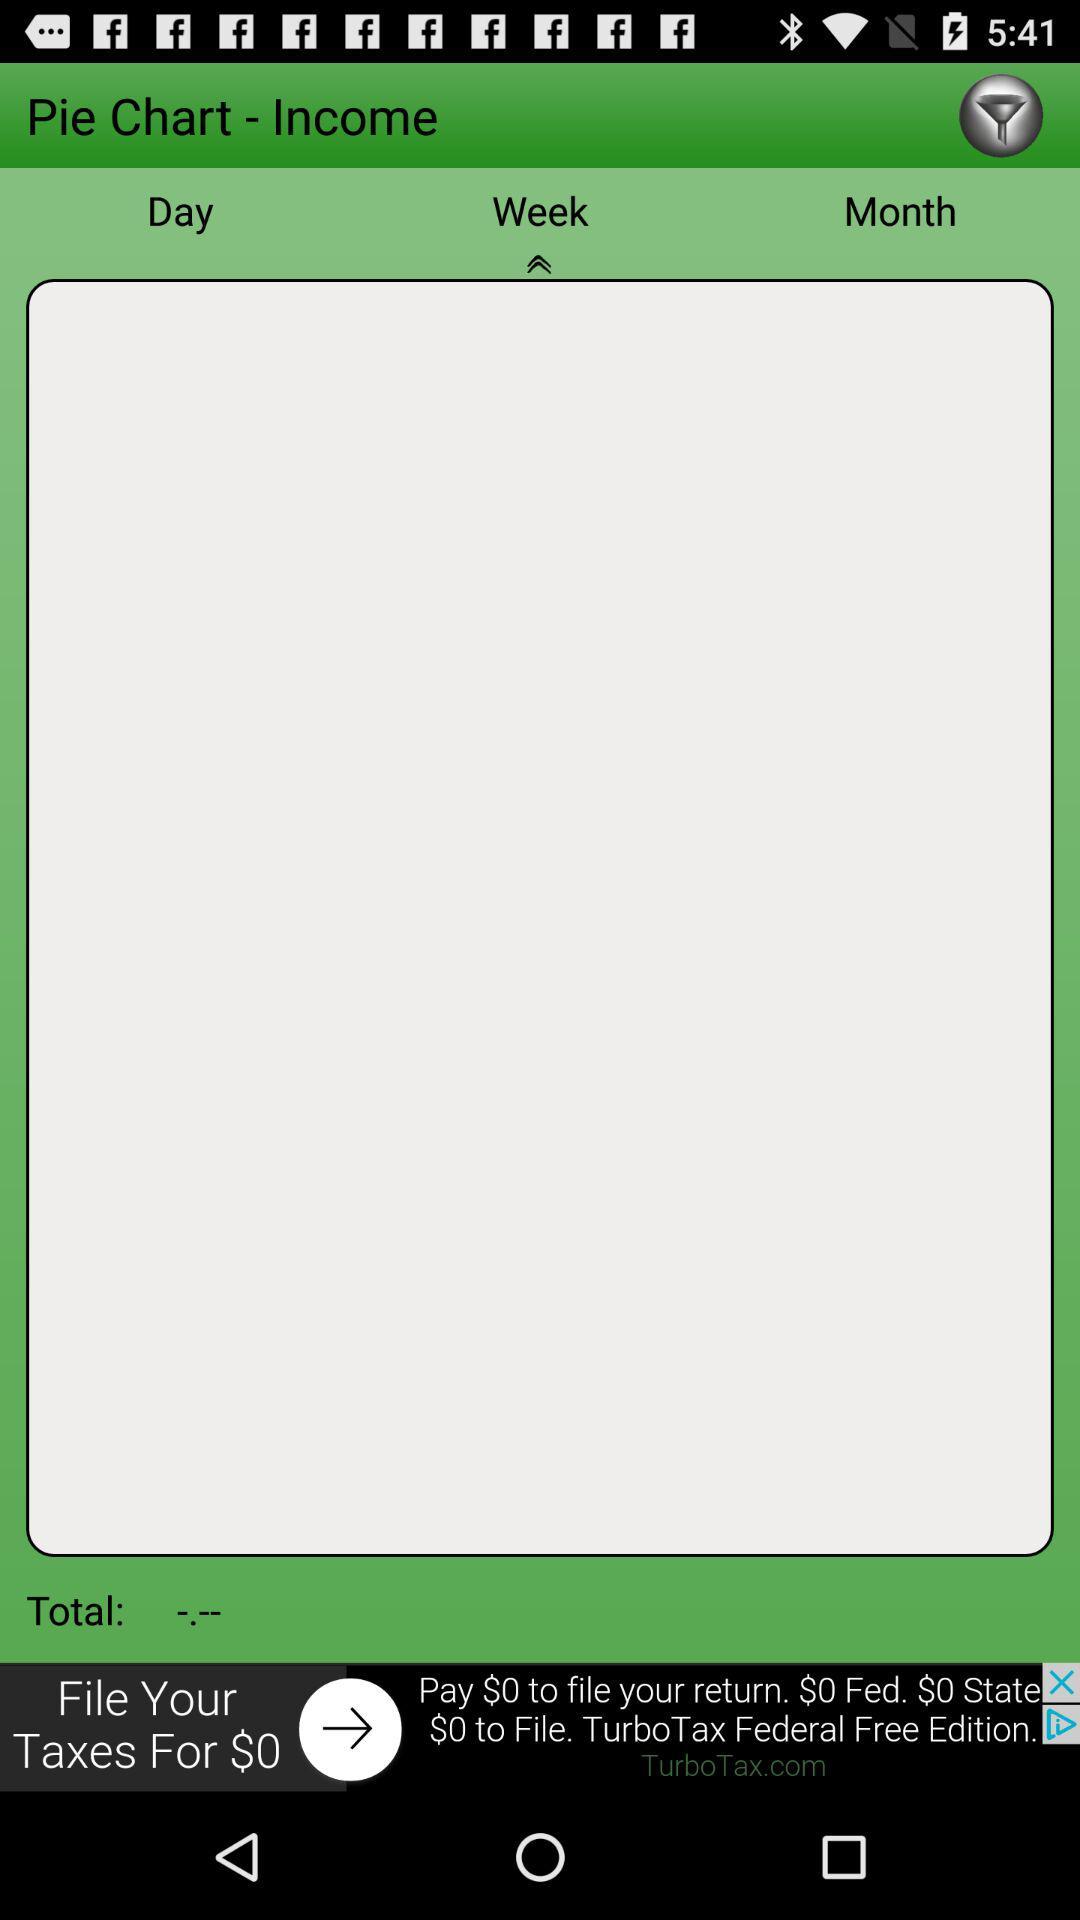 This screenshot has height=1920, width=1080. What do you see at coordinates (540, 274) in the screenshot?
I see `move to different tab` at bounding box center [540, 274].